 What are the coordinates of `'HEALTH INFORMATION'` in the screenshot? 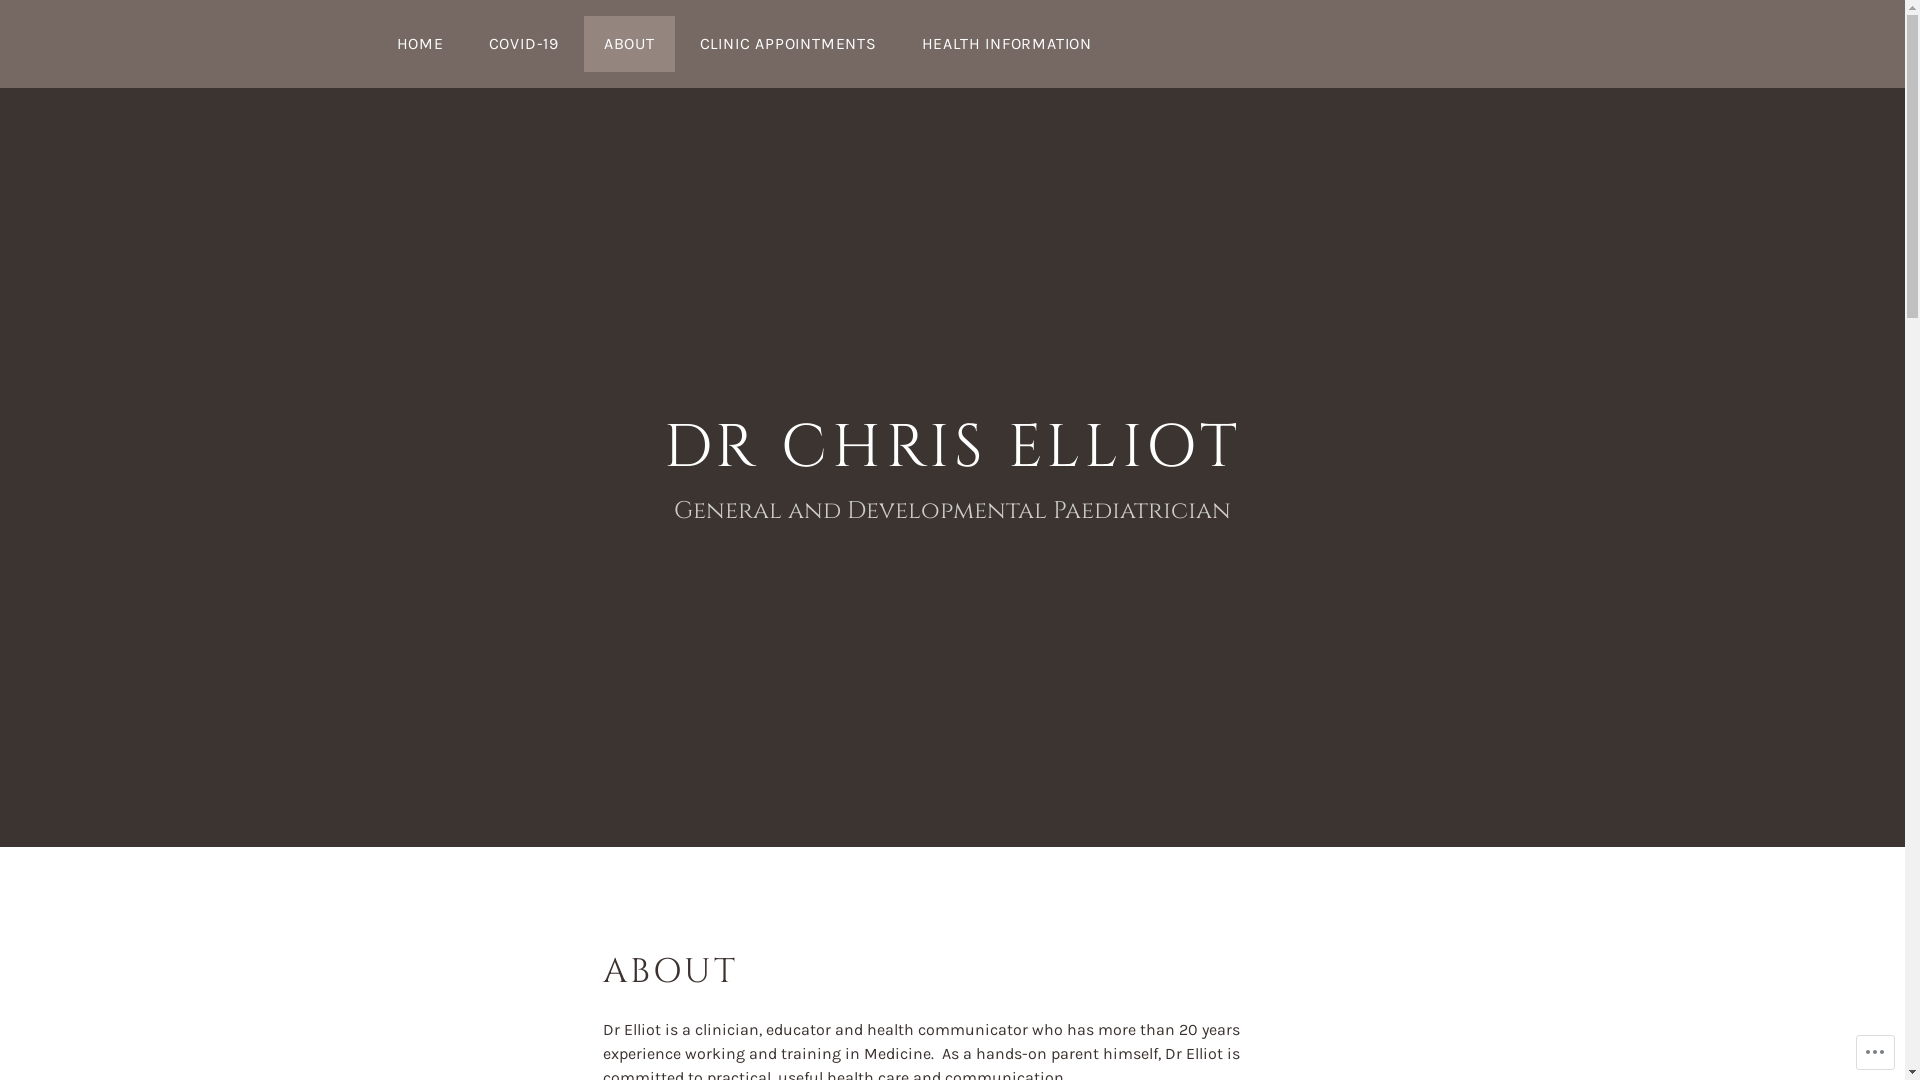 It's located at (1007, 43).